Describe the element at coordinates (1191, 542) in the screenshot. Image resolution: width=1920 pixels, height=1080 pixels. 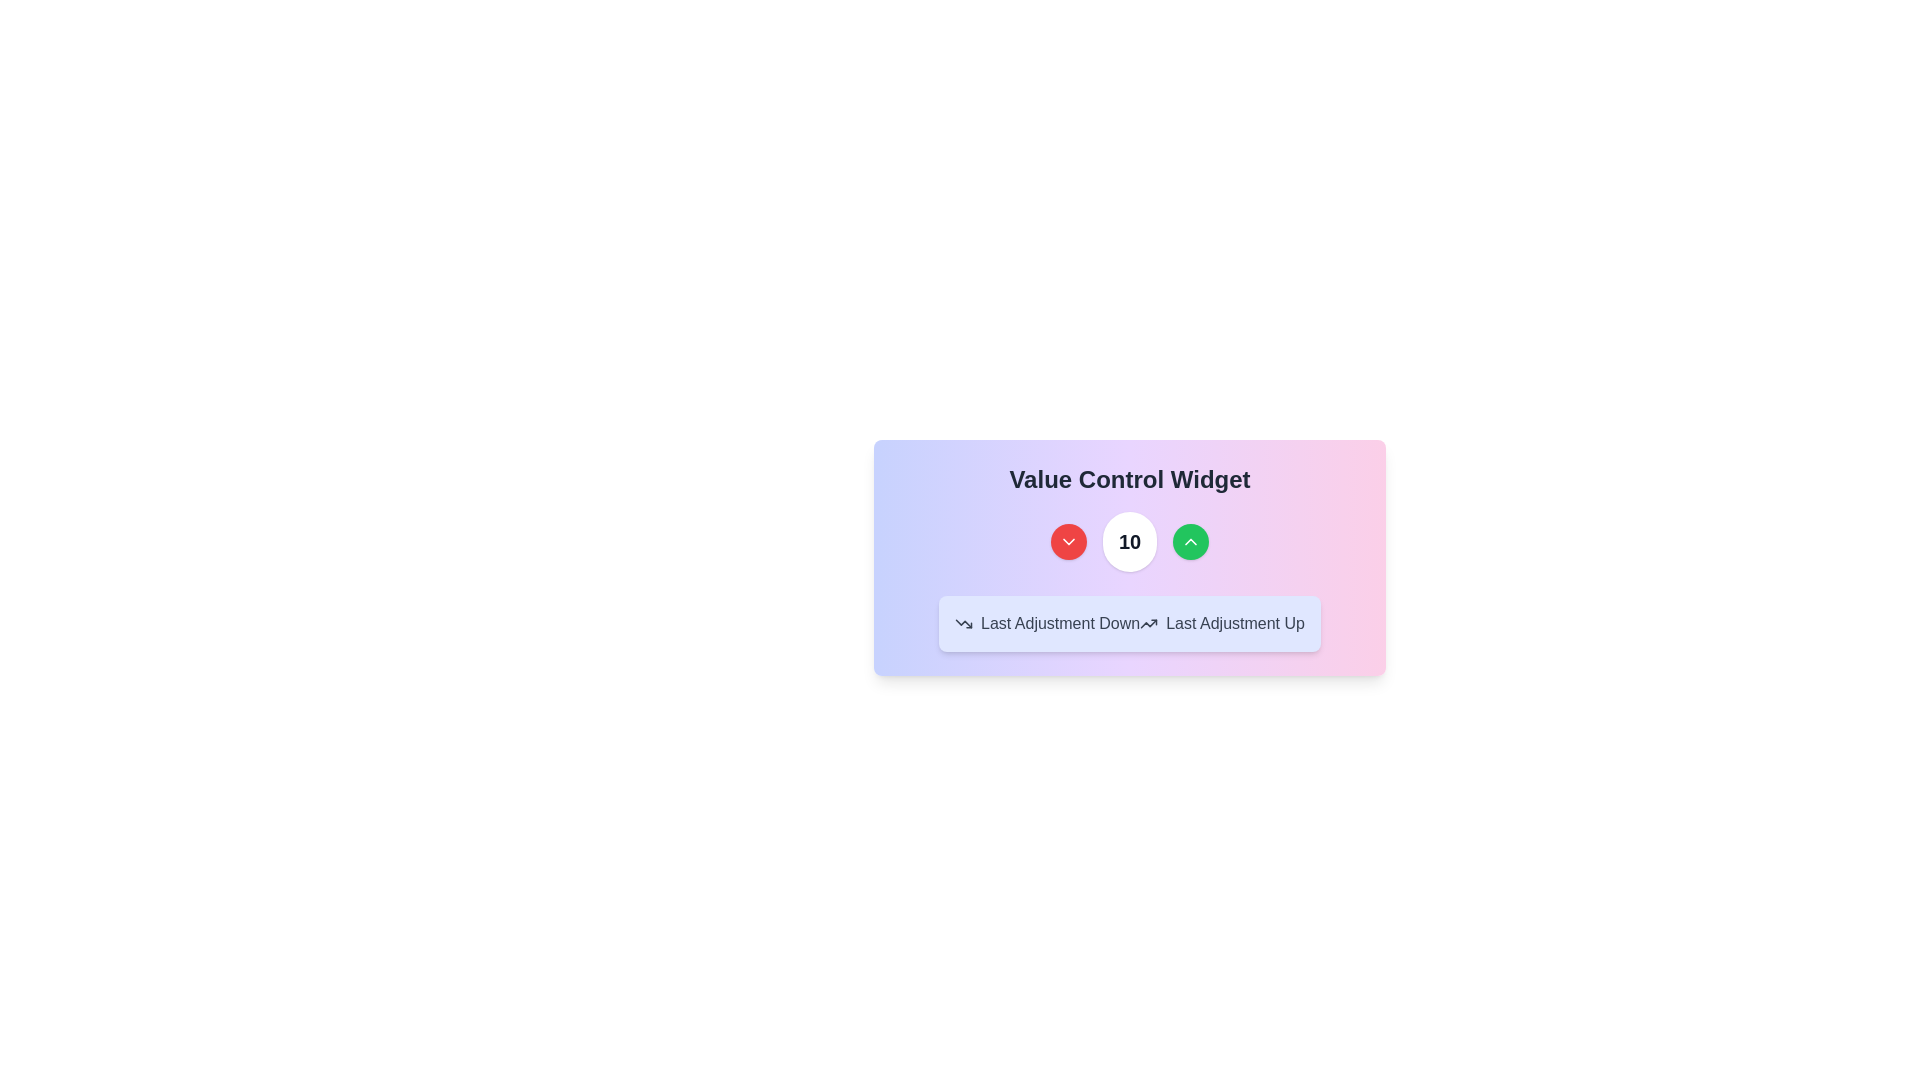
I see `the green circular button with the upward-pointing chevron icon by moving the keyboard focus to it` at that location.